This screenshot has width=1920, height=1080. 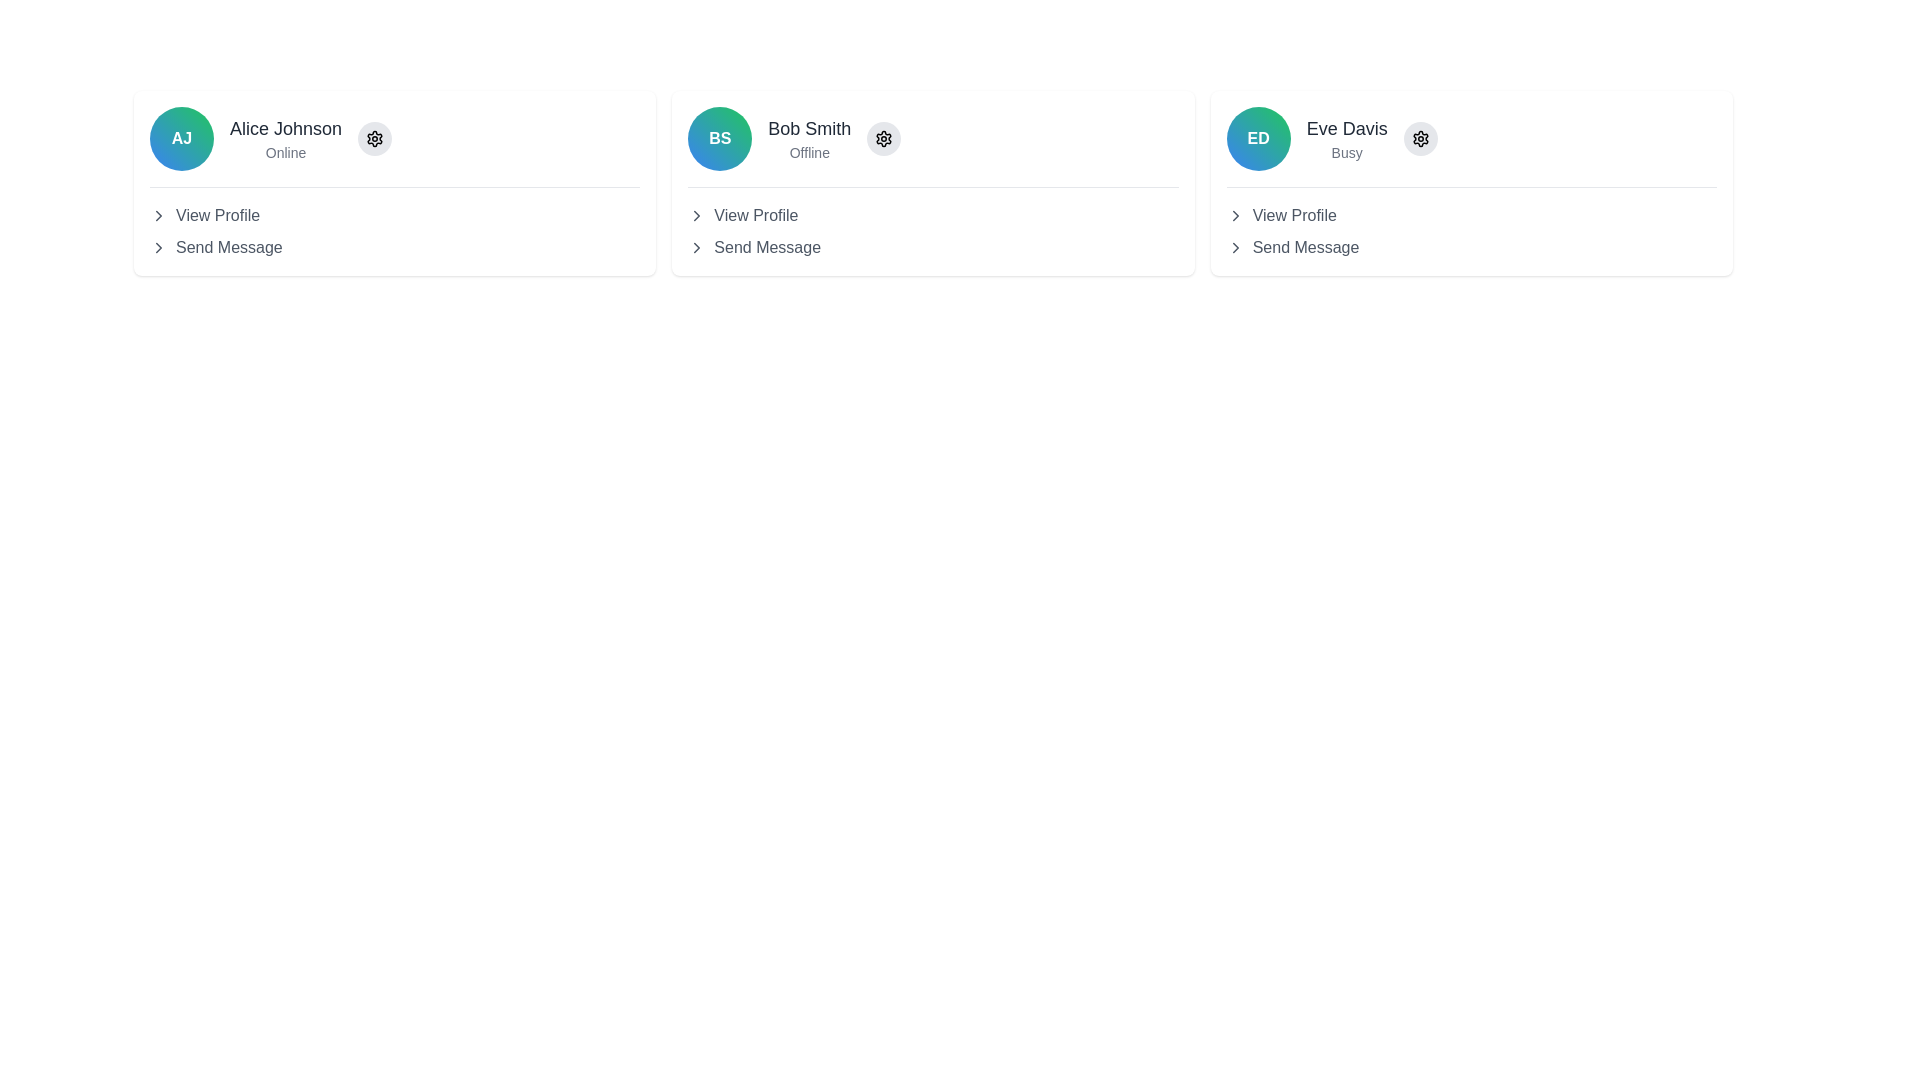 What do you see at coordinates (395, 223) in the screenshot?
I see `the 'Send Message' option in the menu located below Alice Johnson's name and status` at bounding box center [395, 223].